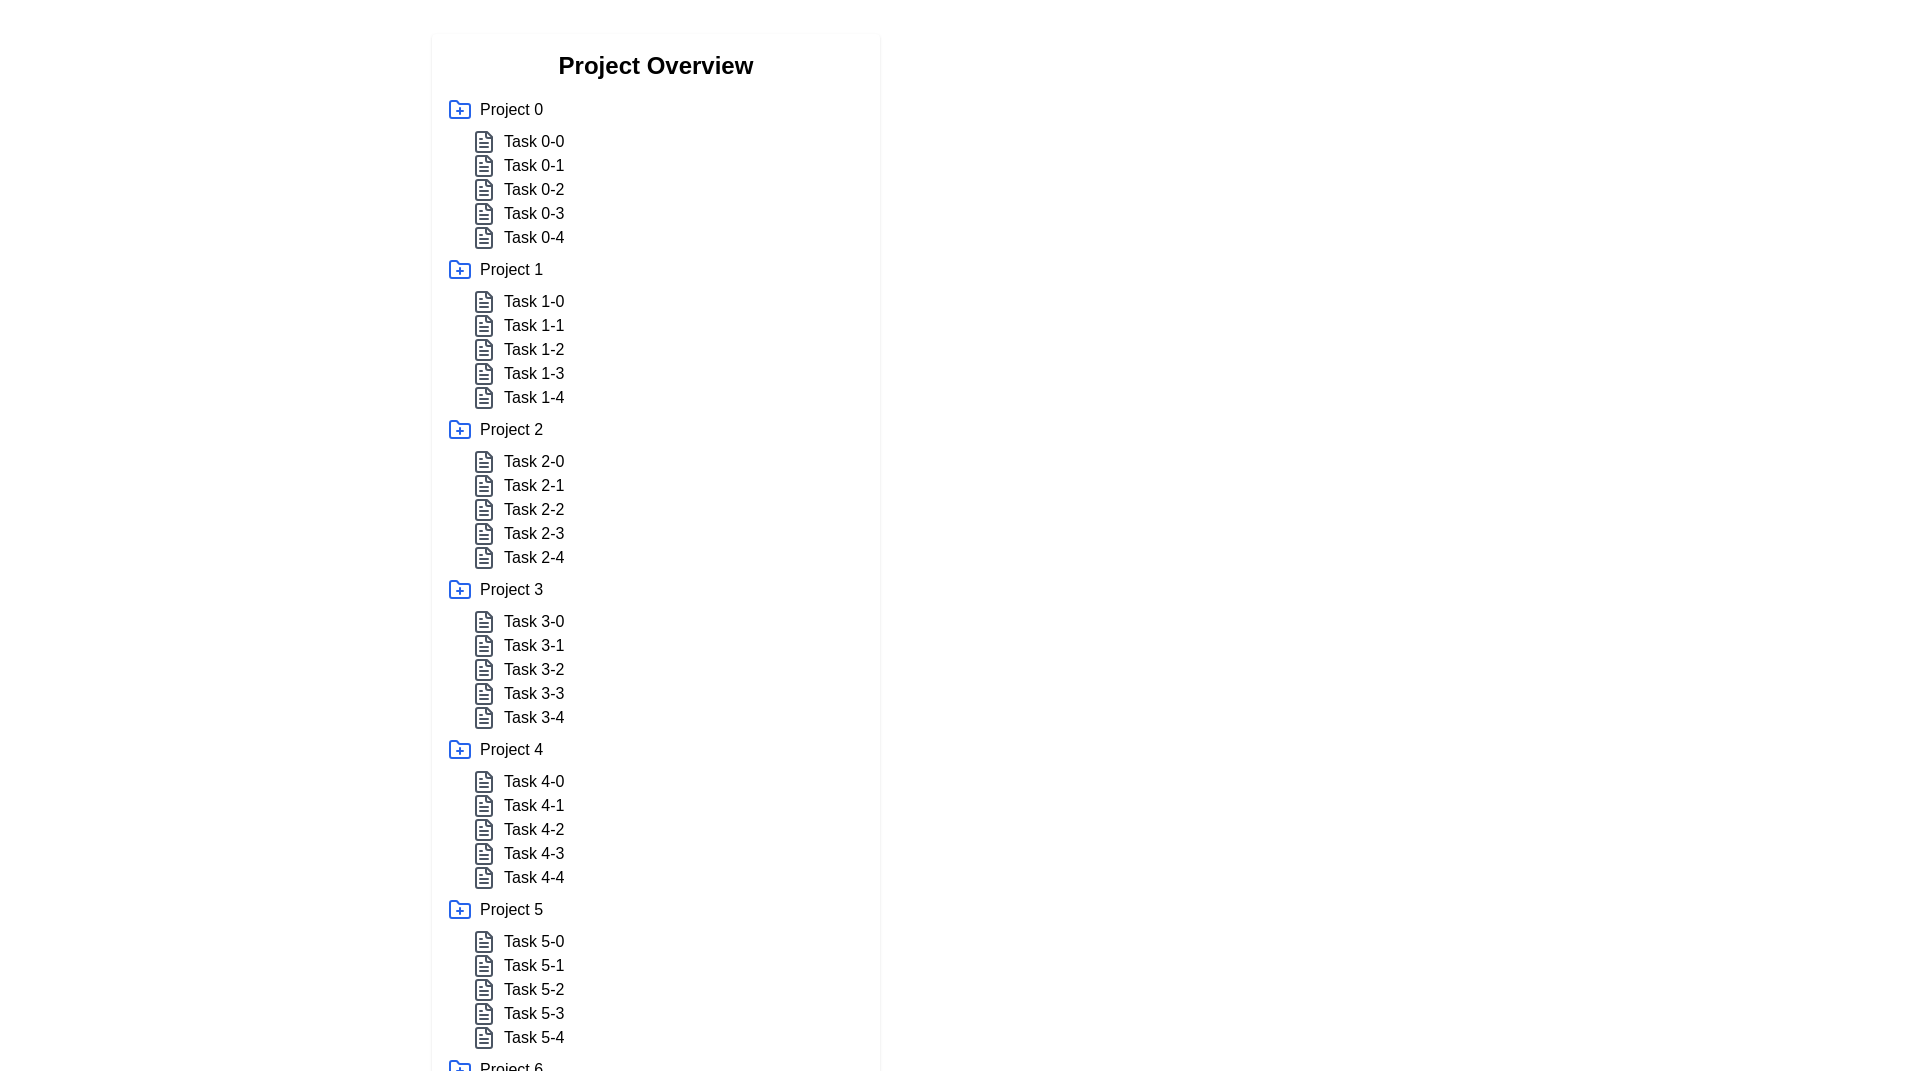  Describe the element at coordinates (511, 910) in the screenshot. I see `the 'Project 5' text label, which is the sixth element in the 'Project' series` at that location.